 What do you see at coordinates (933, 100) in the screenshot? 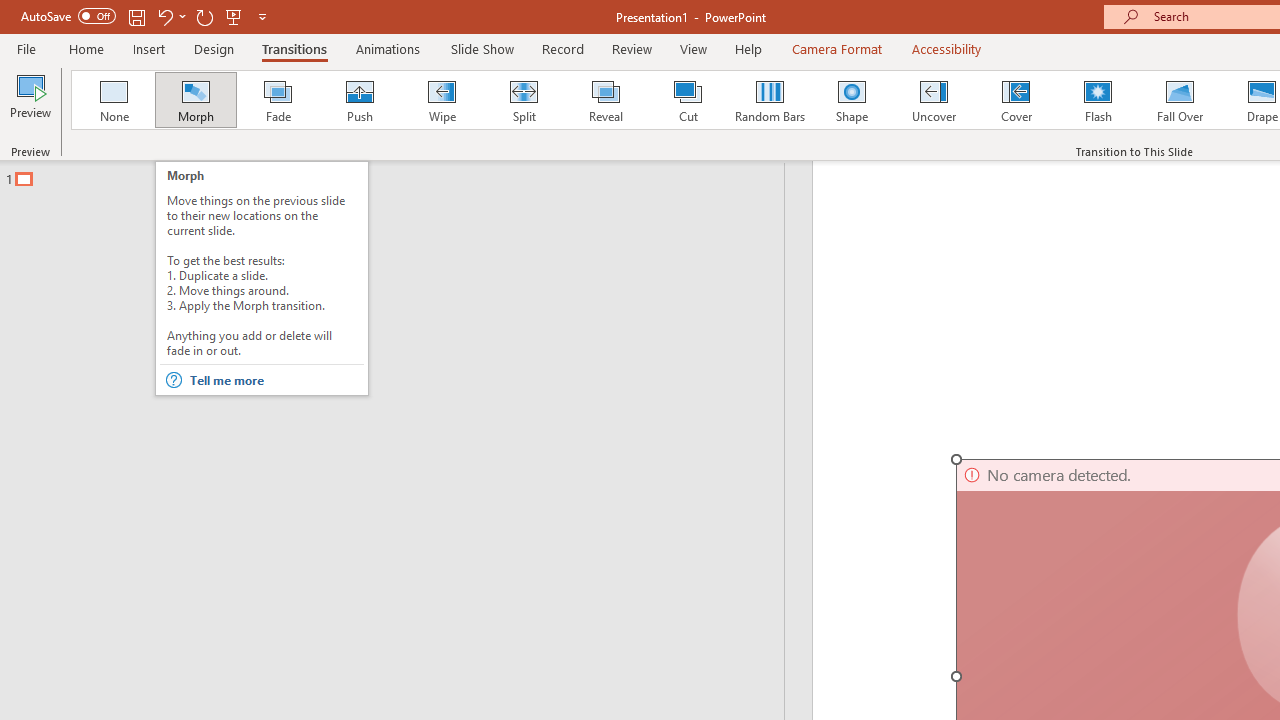
I see `'Uncover'` at bounding box center [933, 100].